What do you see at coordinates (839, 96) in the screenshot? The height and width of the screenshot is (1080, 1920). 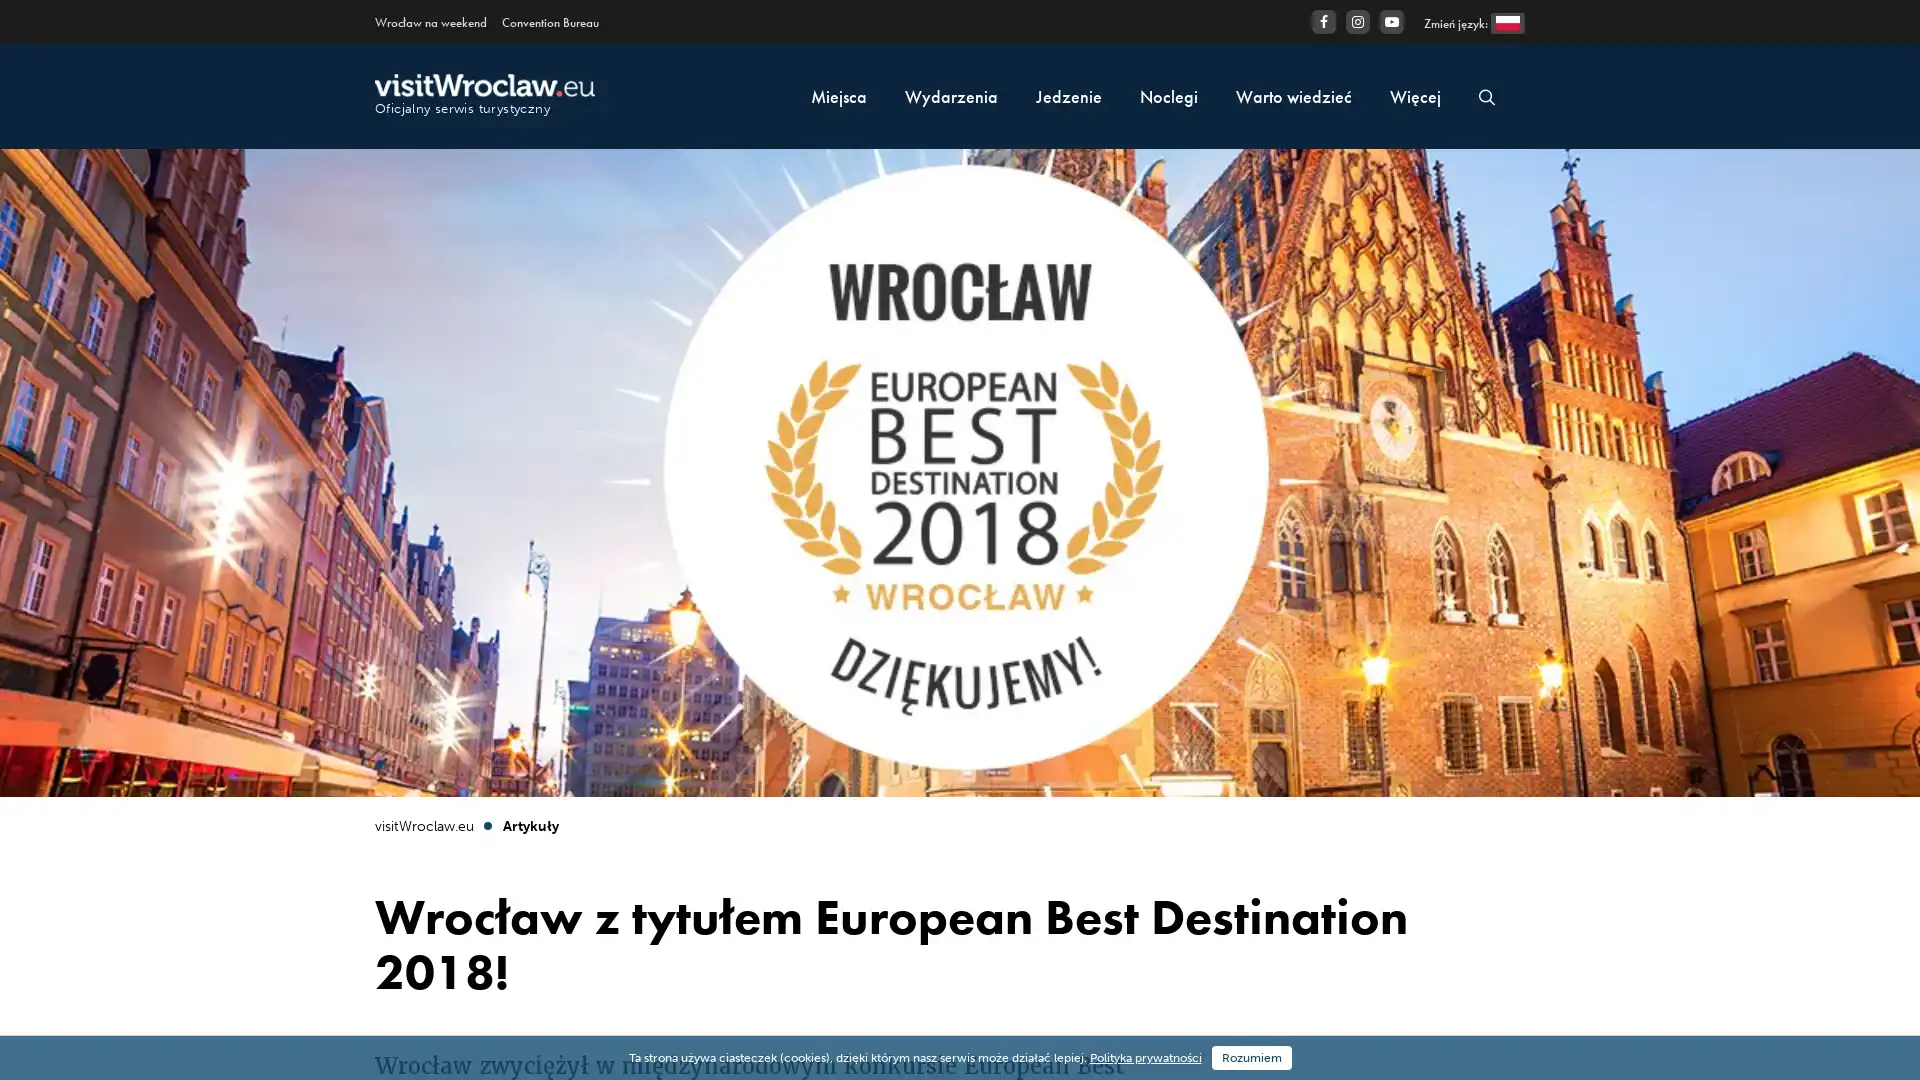 I see `Miejsca` at bounding box center [839, 96].